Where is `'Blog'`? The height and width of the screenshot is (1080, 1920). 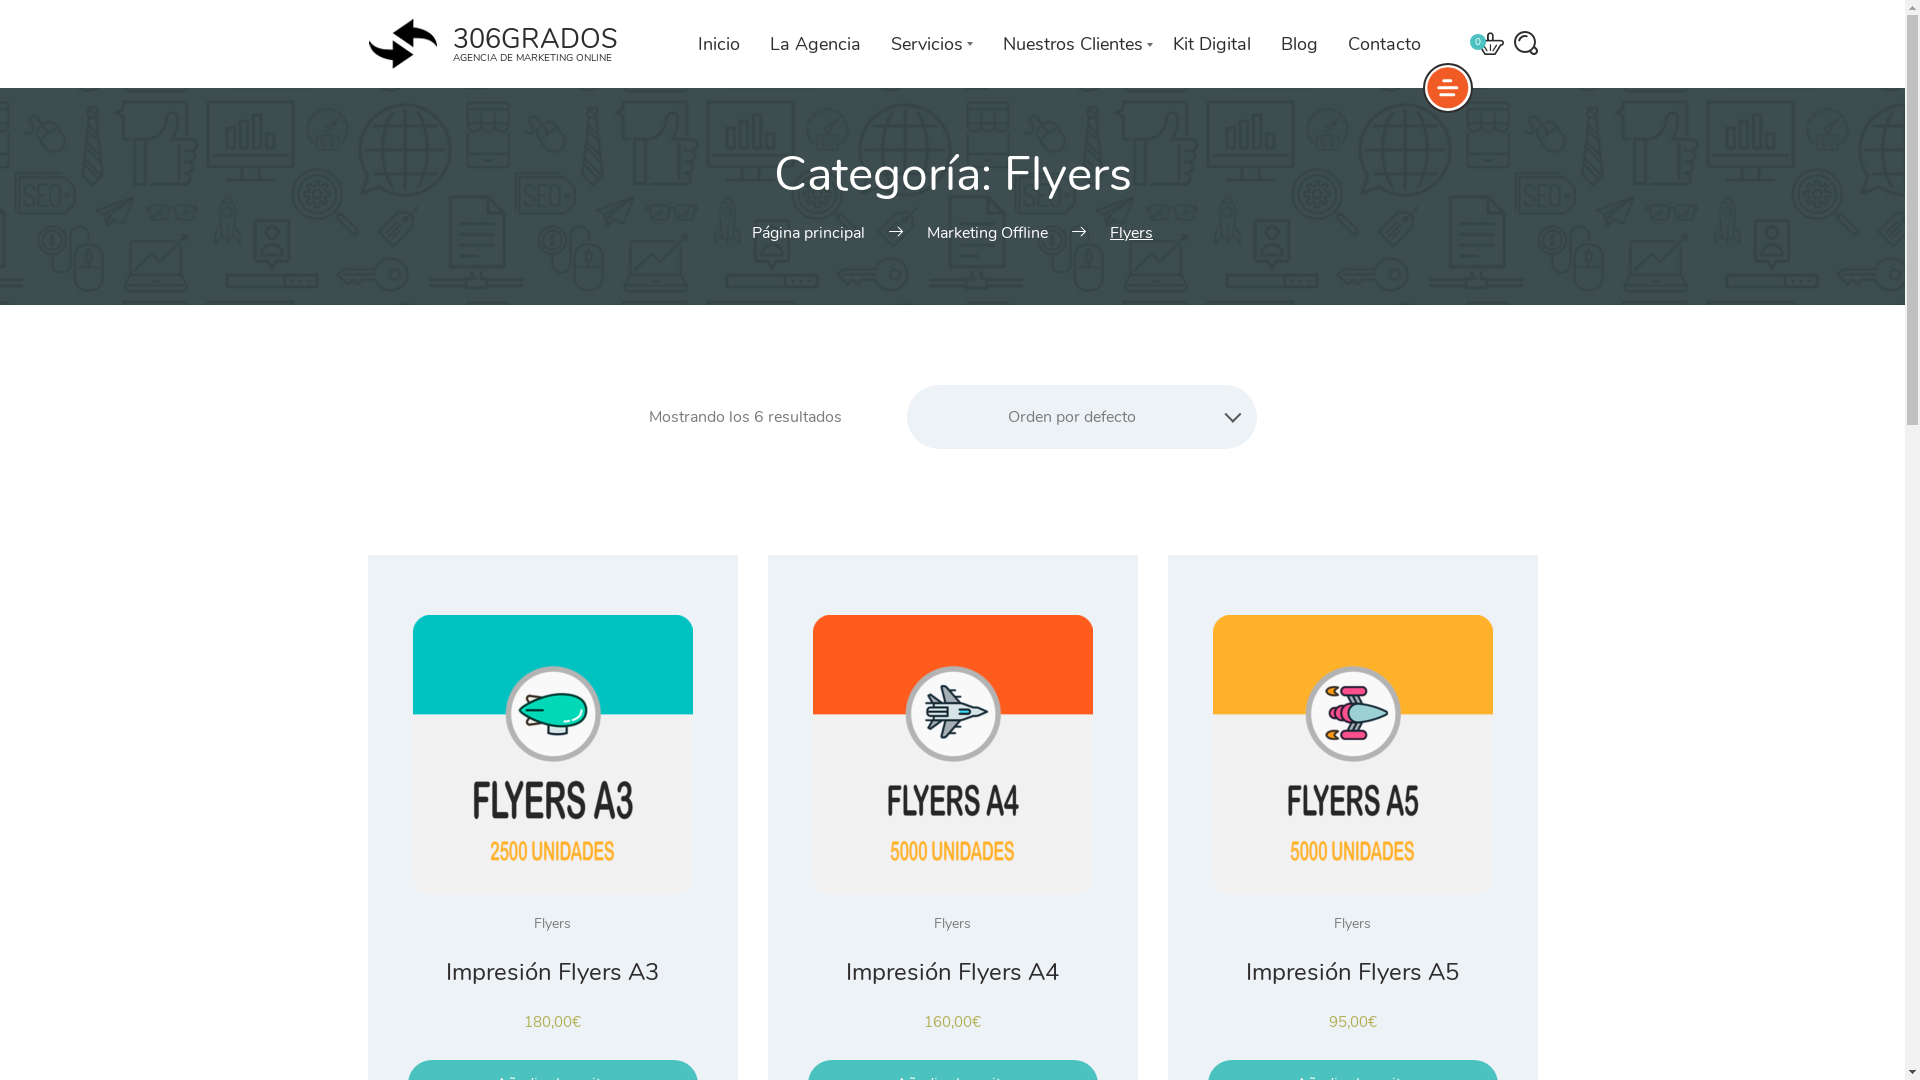 'Blog' is located at coordinates (1298, 43).